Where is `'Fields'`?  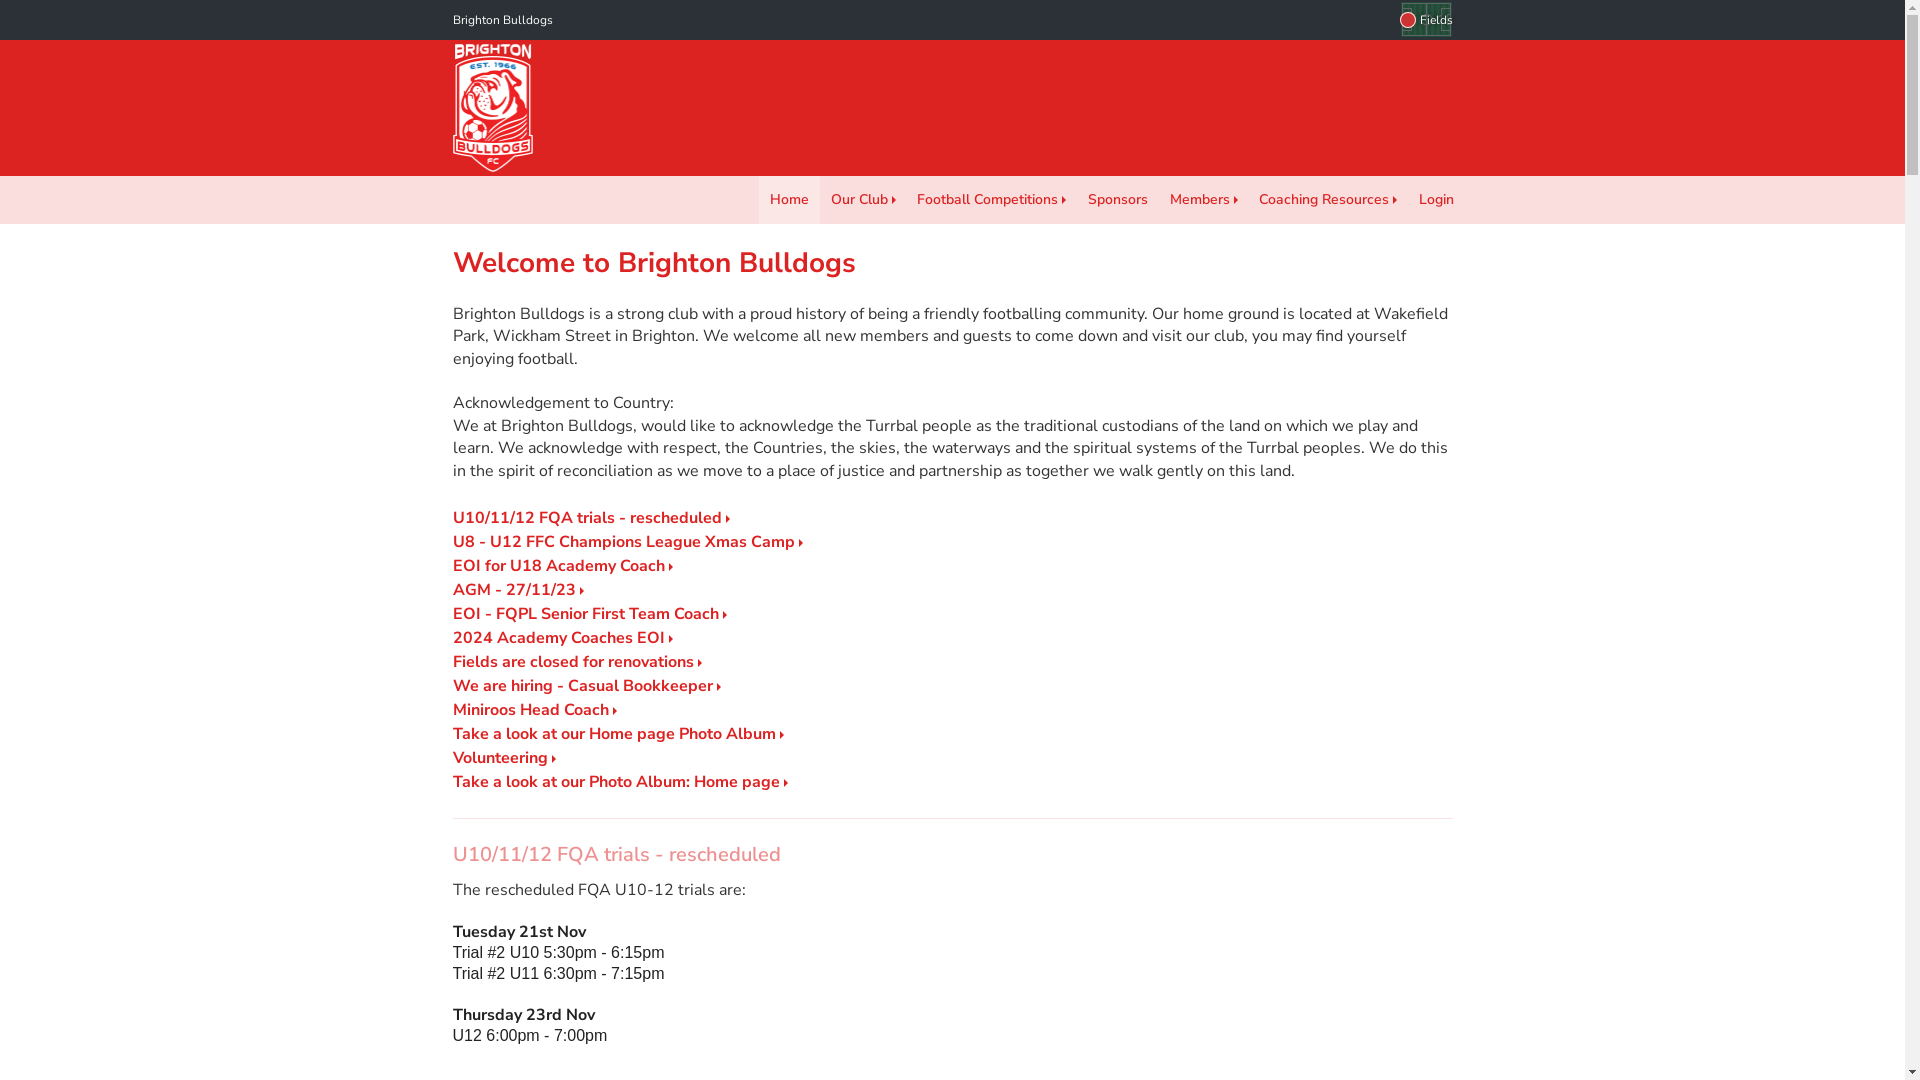 'Fields' is located at coordinates (1425, 19).